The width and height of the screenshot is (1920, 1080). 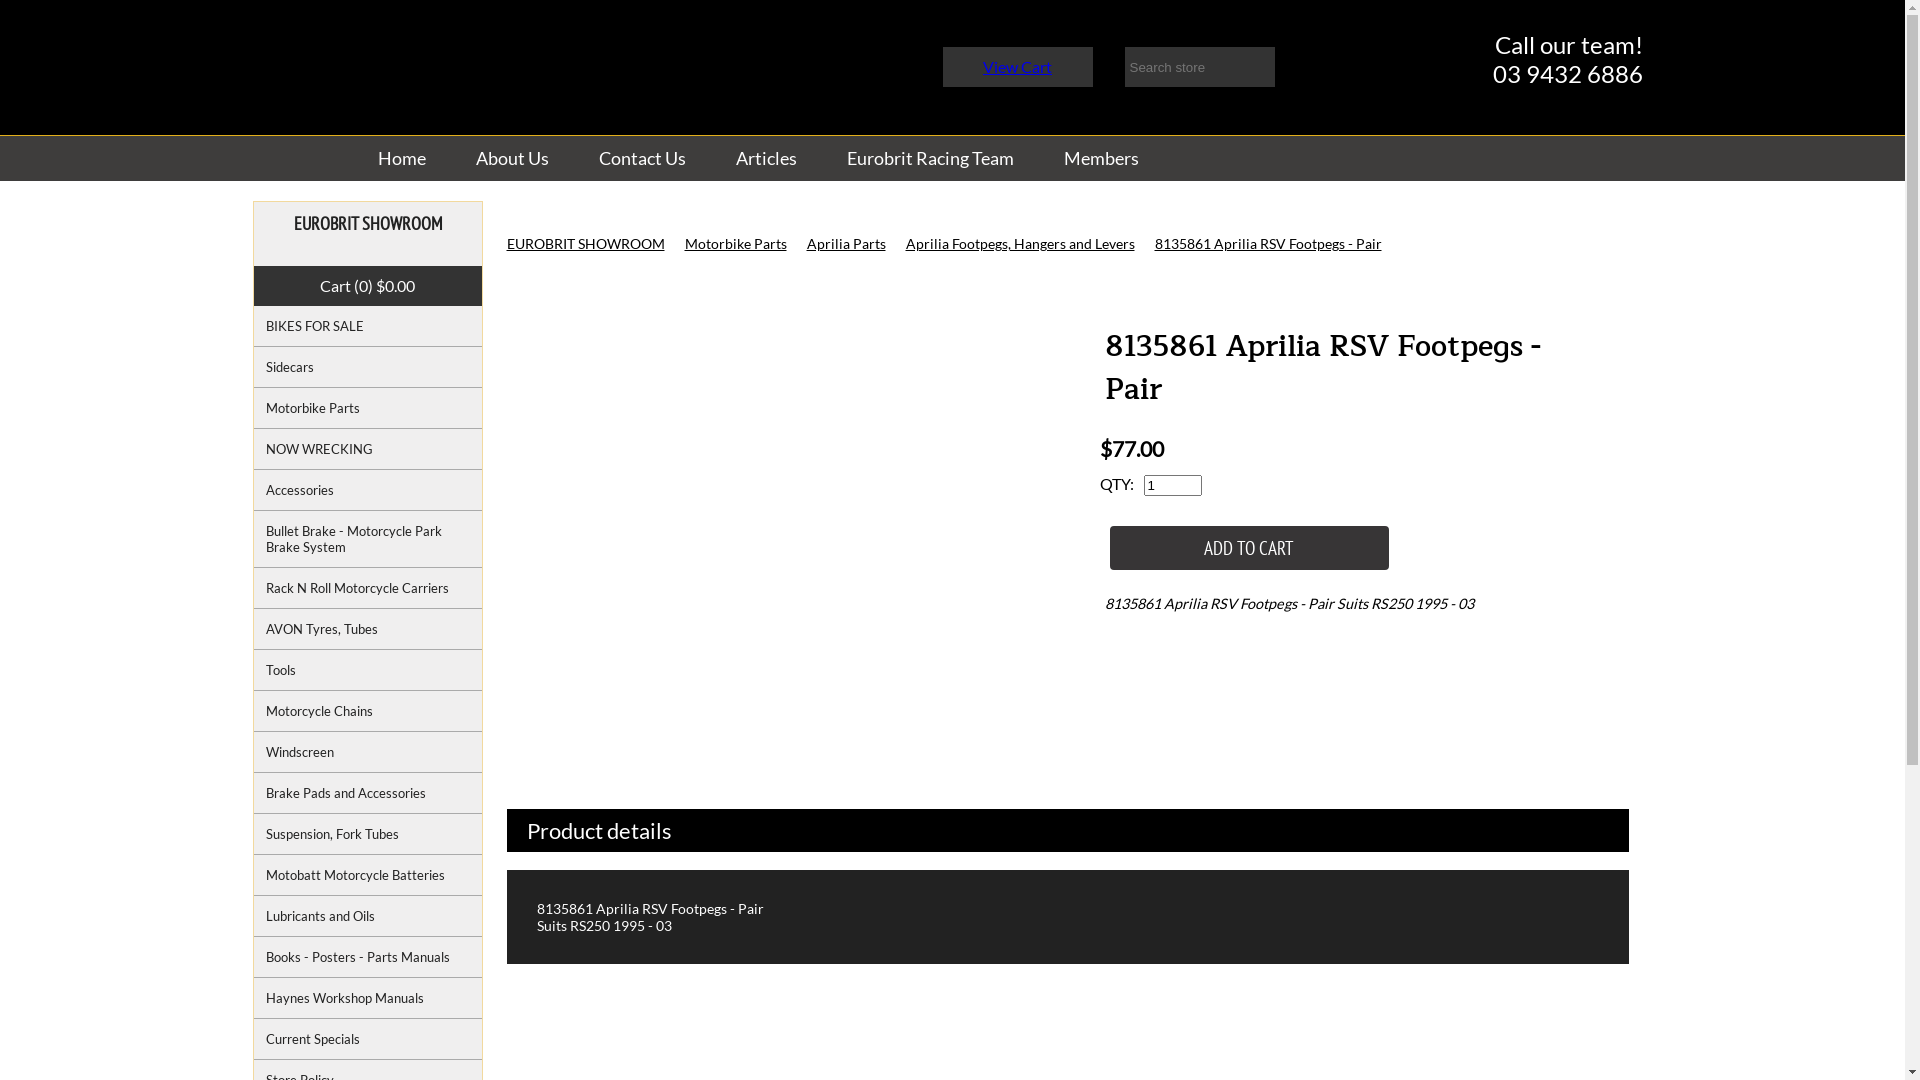 What do you see at coordinates (368, 448) in the screenshot?
I see `'NOW WRECKING'` at bounding box center [368, 448].